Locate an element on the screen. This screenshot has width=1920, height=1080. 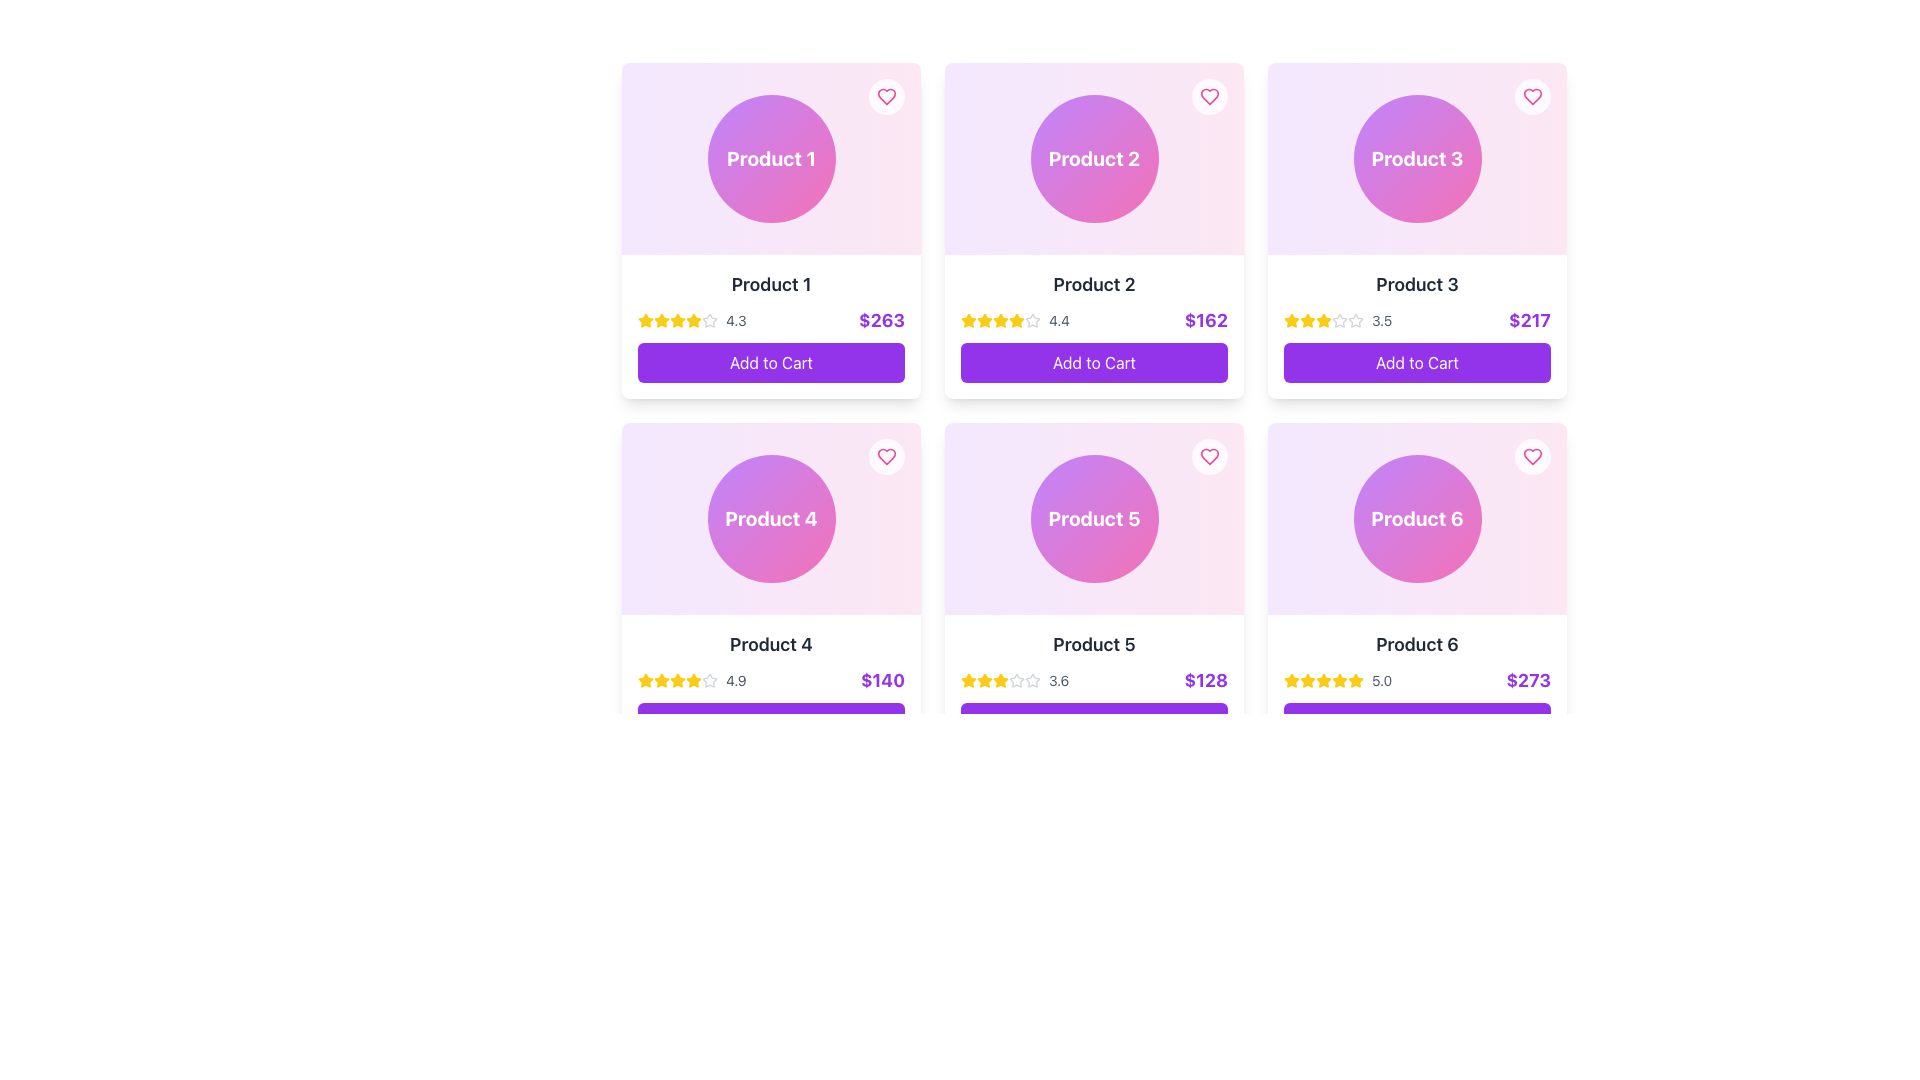
the yellow star icon, which is the seventh in a sequence of 10 rating symbols located under 'Product 2' in the second column of the grid is located at coordinates (1017, 319).